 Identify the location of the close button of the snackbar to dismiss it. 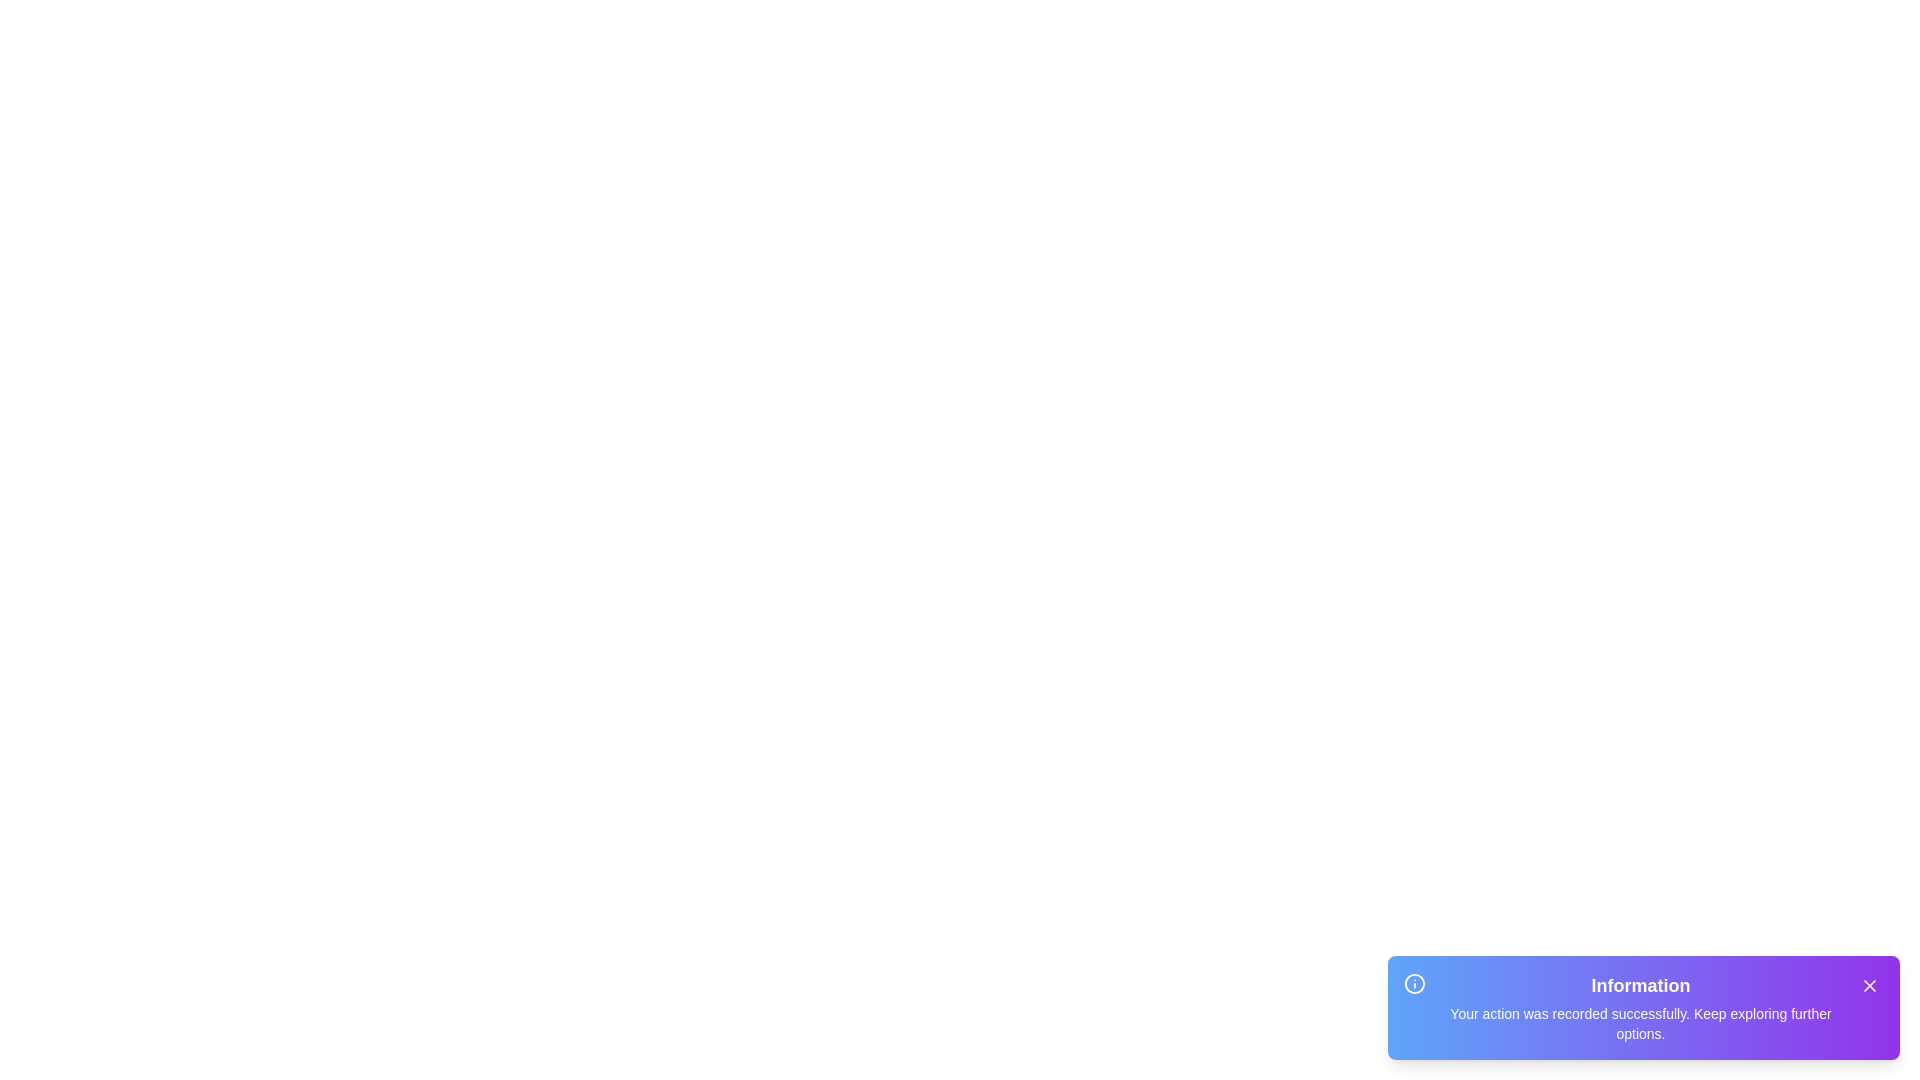
(1869, 985).